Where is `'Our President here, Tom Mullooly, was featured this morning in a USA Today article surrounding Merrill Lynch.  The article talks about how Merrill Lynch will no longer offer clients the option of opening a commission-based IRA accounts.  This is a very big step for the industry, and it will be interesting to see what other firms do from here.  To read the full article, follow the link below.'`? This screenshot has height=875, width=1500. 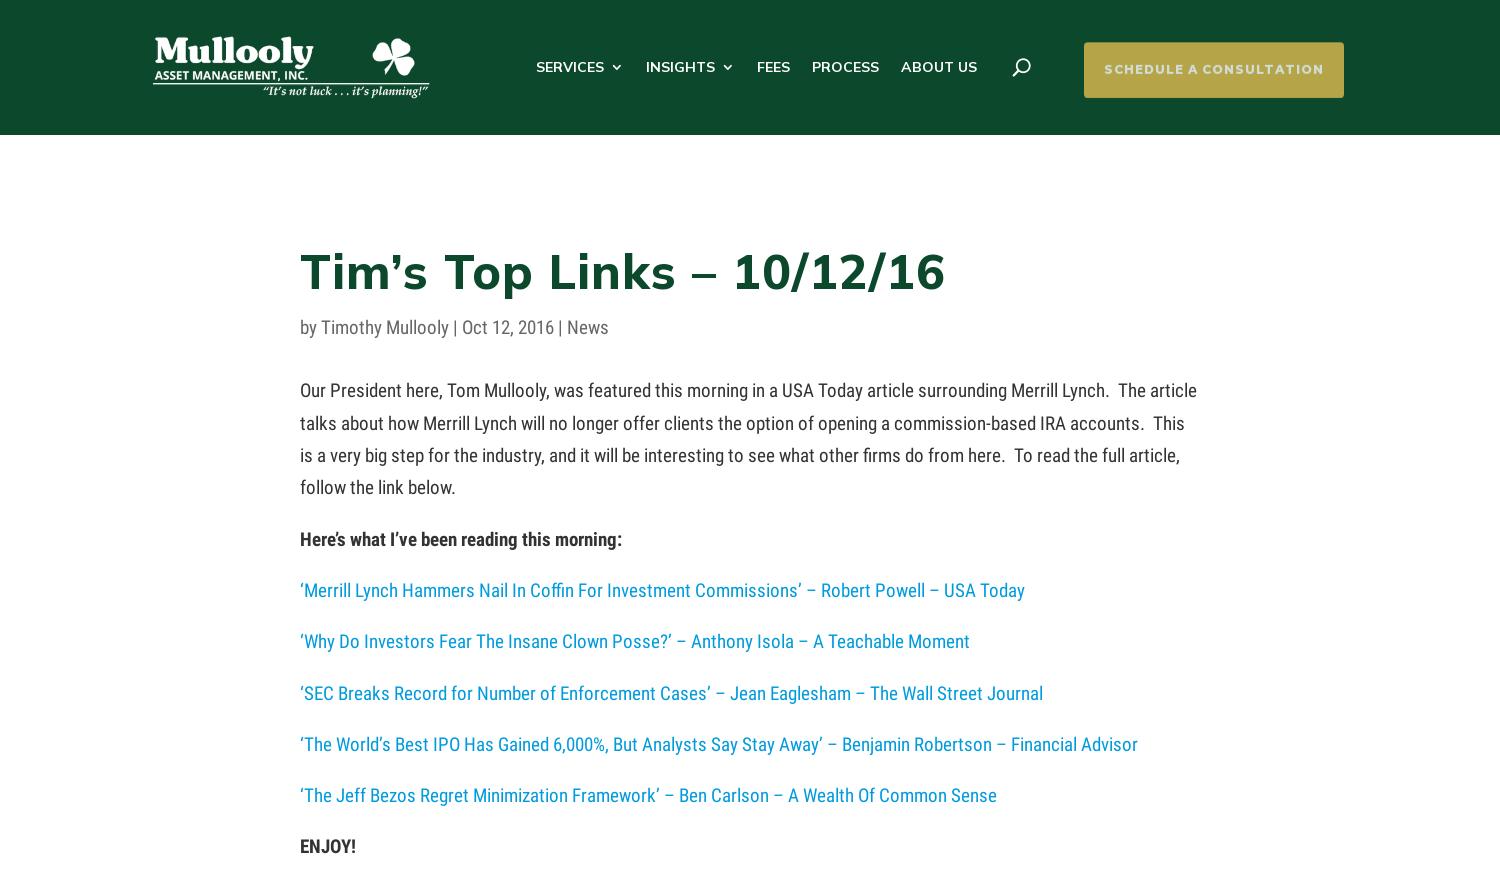 'Our President here, Tom Mullooly, was featured this morning in a USA Today article surrounding Merrill Lynch.  The article talks about how Merrill Lynch will no longer offer clients the option of opening a commission-based IRA accounts.  This is a very big step for the industry, and it will be interesting to see what other firms do from here.  To read the full article, follow the link below.' is located at coordinates (747, 438).